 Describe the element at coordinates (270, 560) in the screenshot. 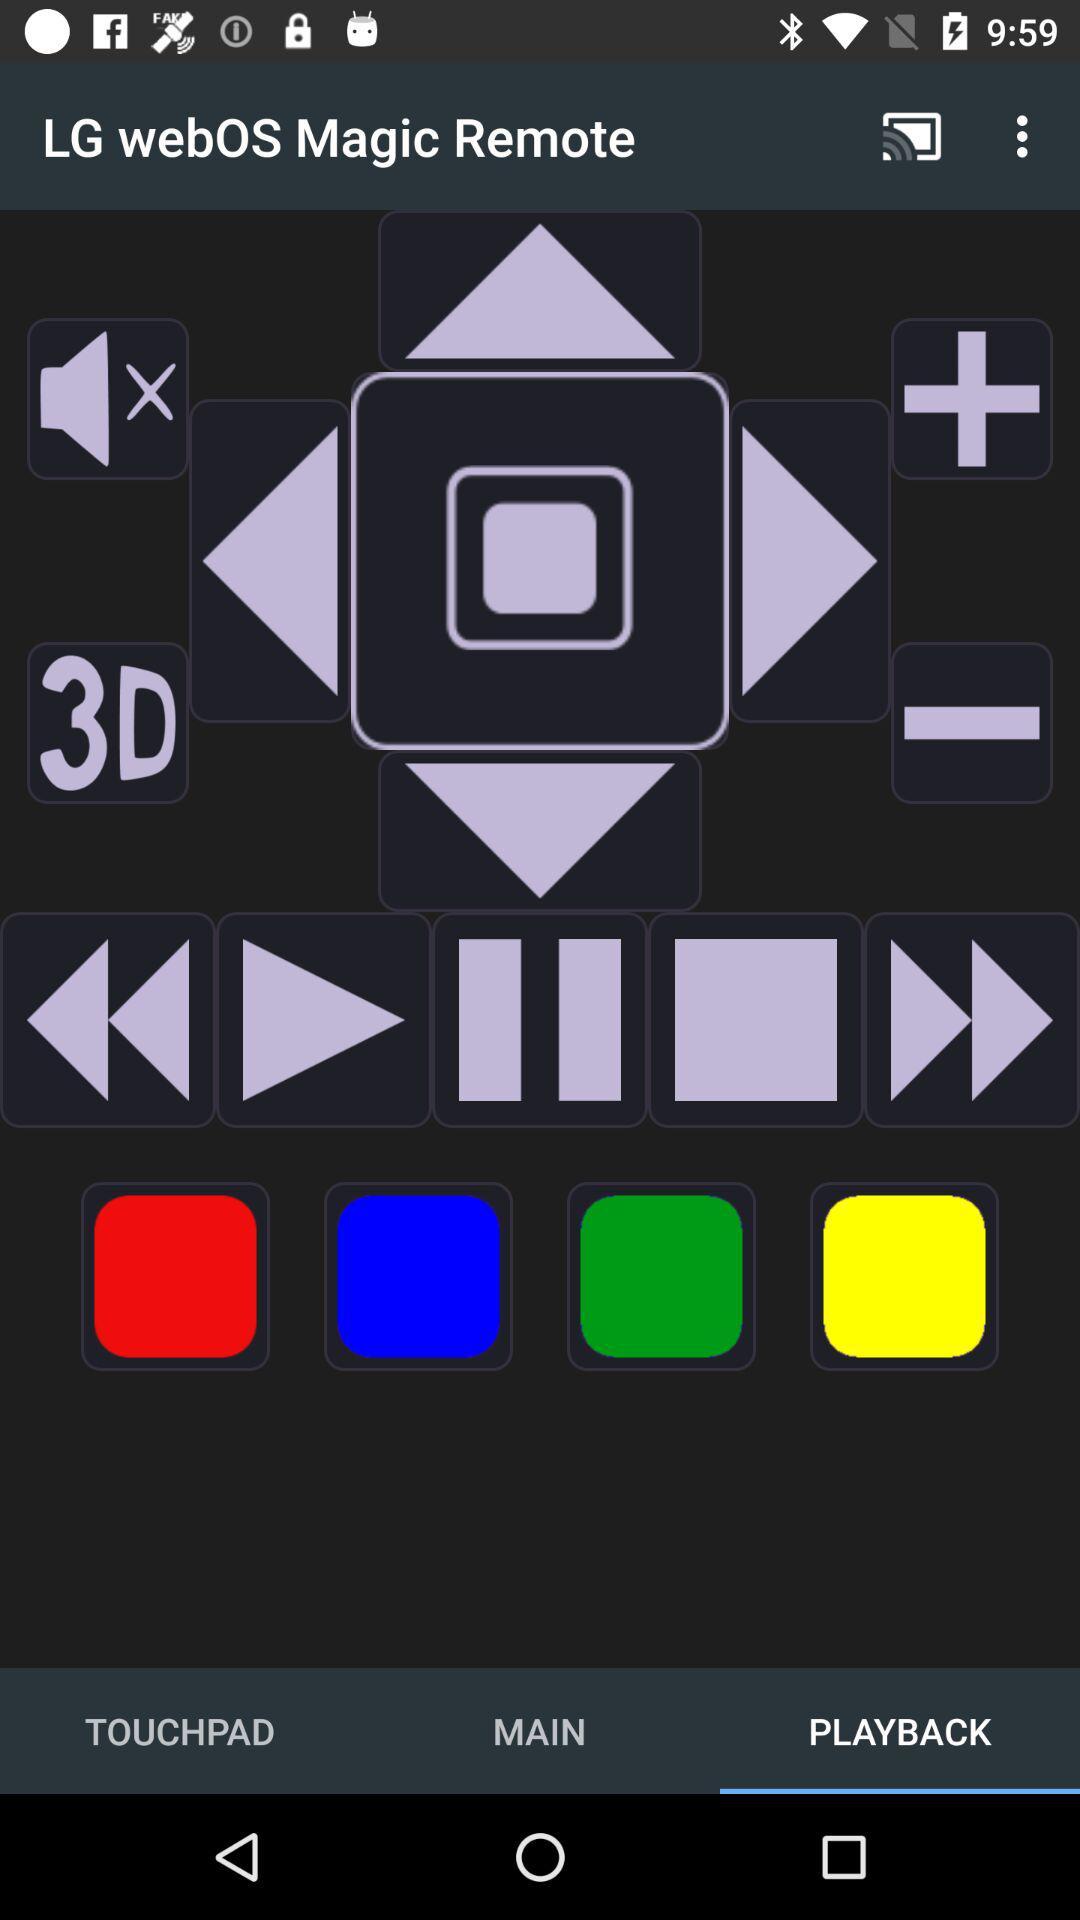

I see `go back` at that location.